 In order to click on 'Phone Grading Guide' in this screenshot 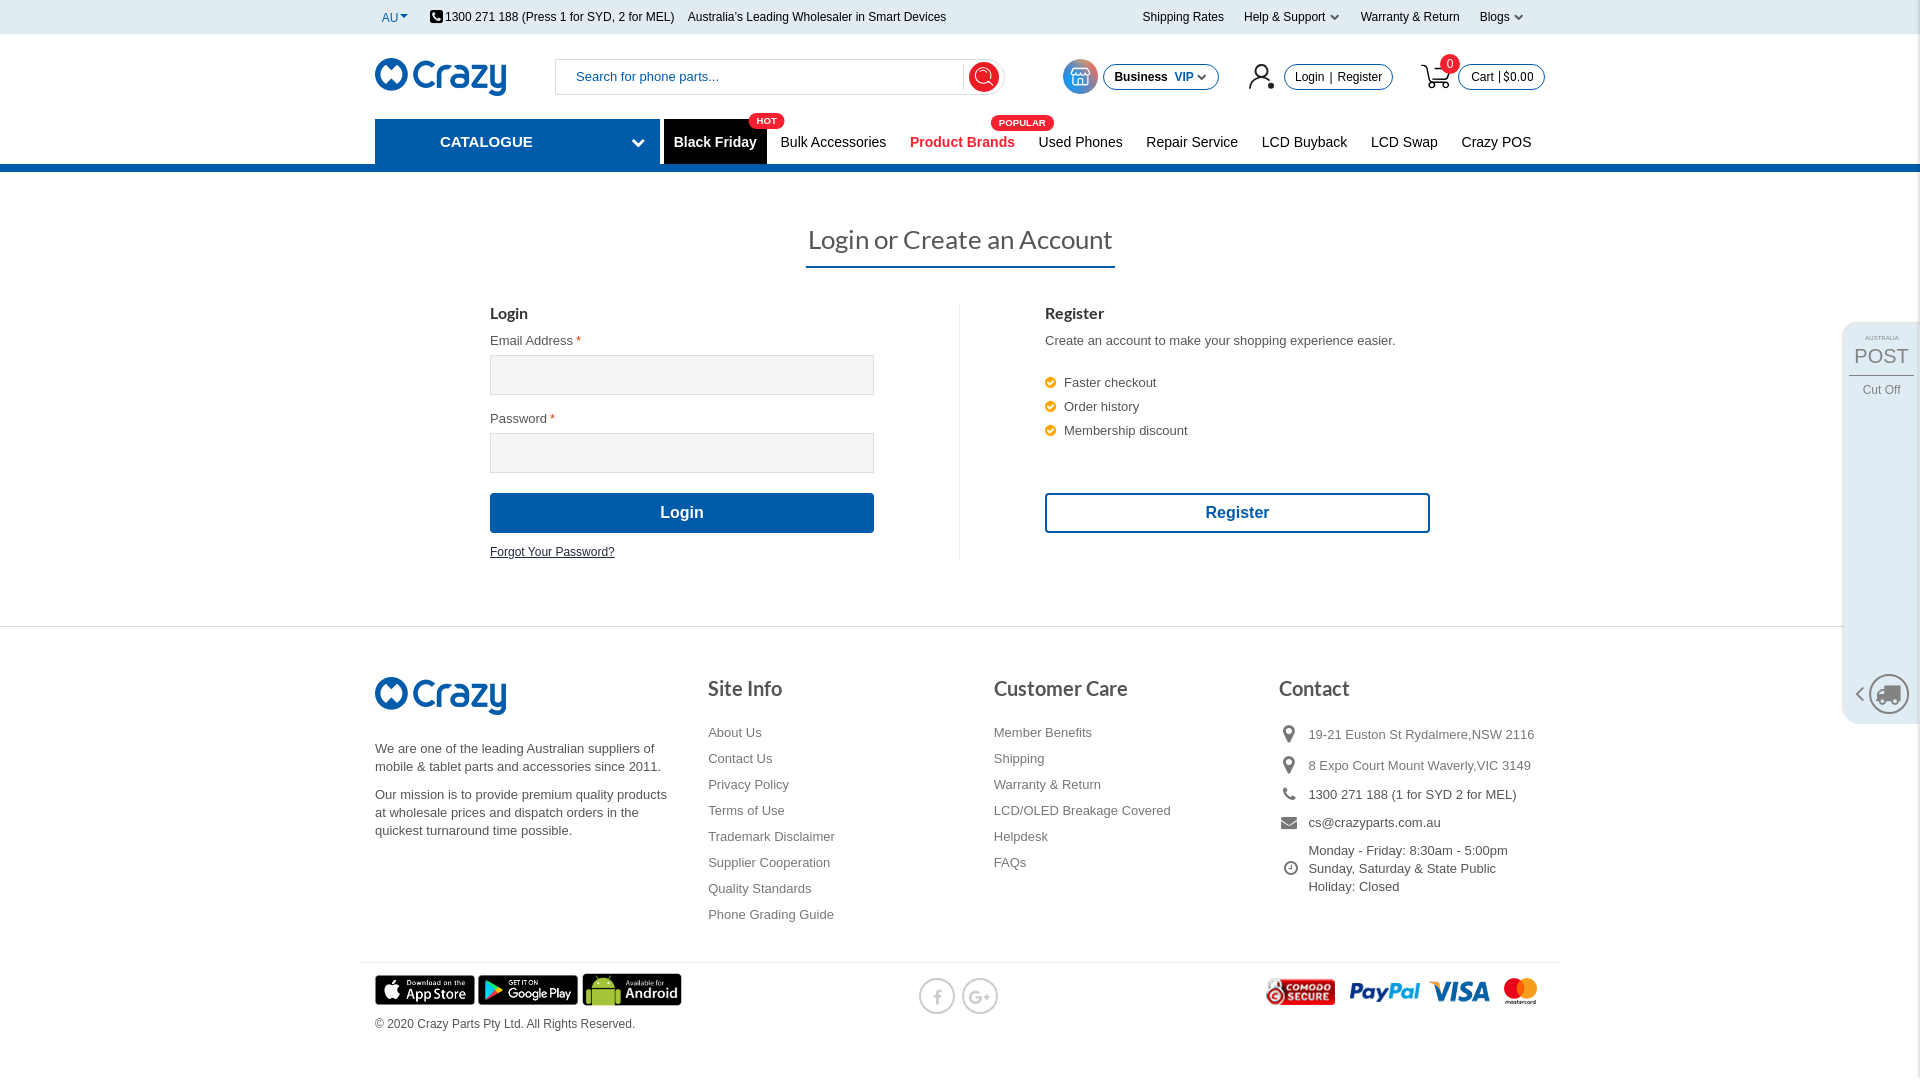, I will do `click(770, 914)`.